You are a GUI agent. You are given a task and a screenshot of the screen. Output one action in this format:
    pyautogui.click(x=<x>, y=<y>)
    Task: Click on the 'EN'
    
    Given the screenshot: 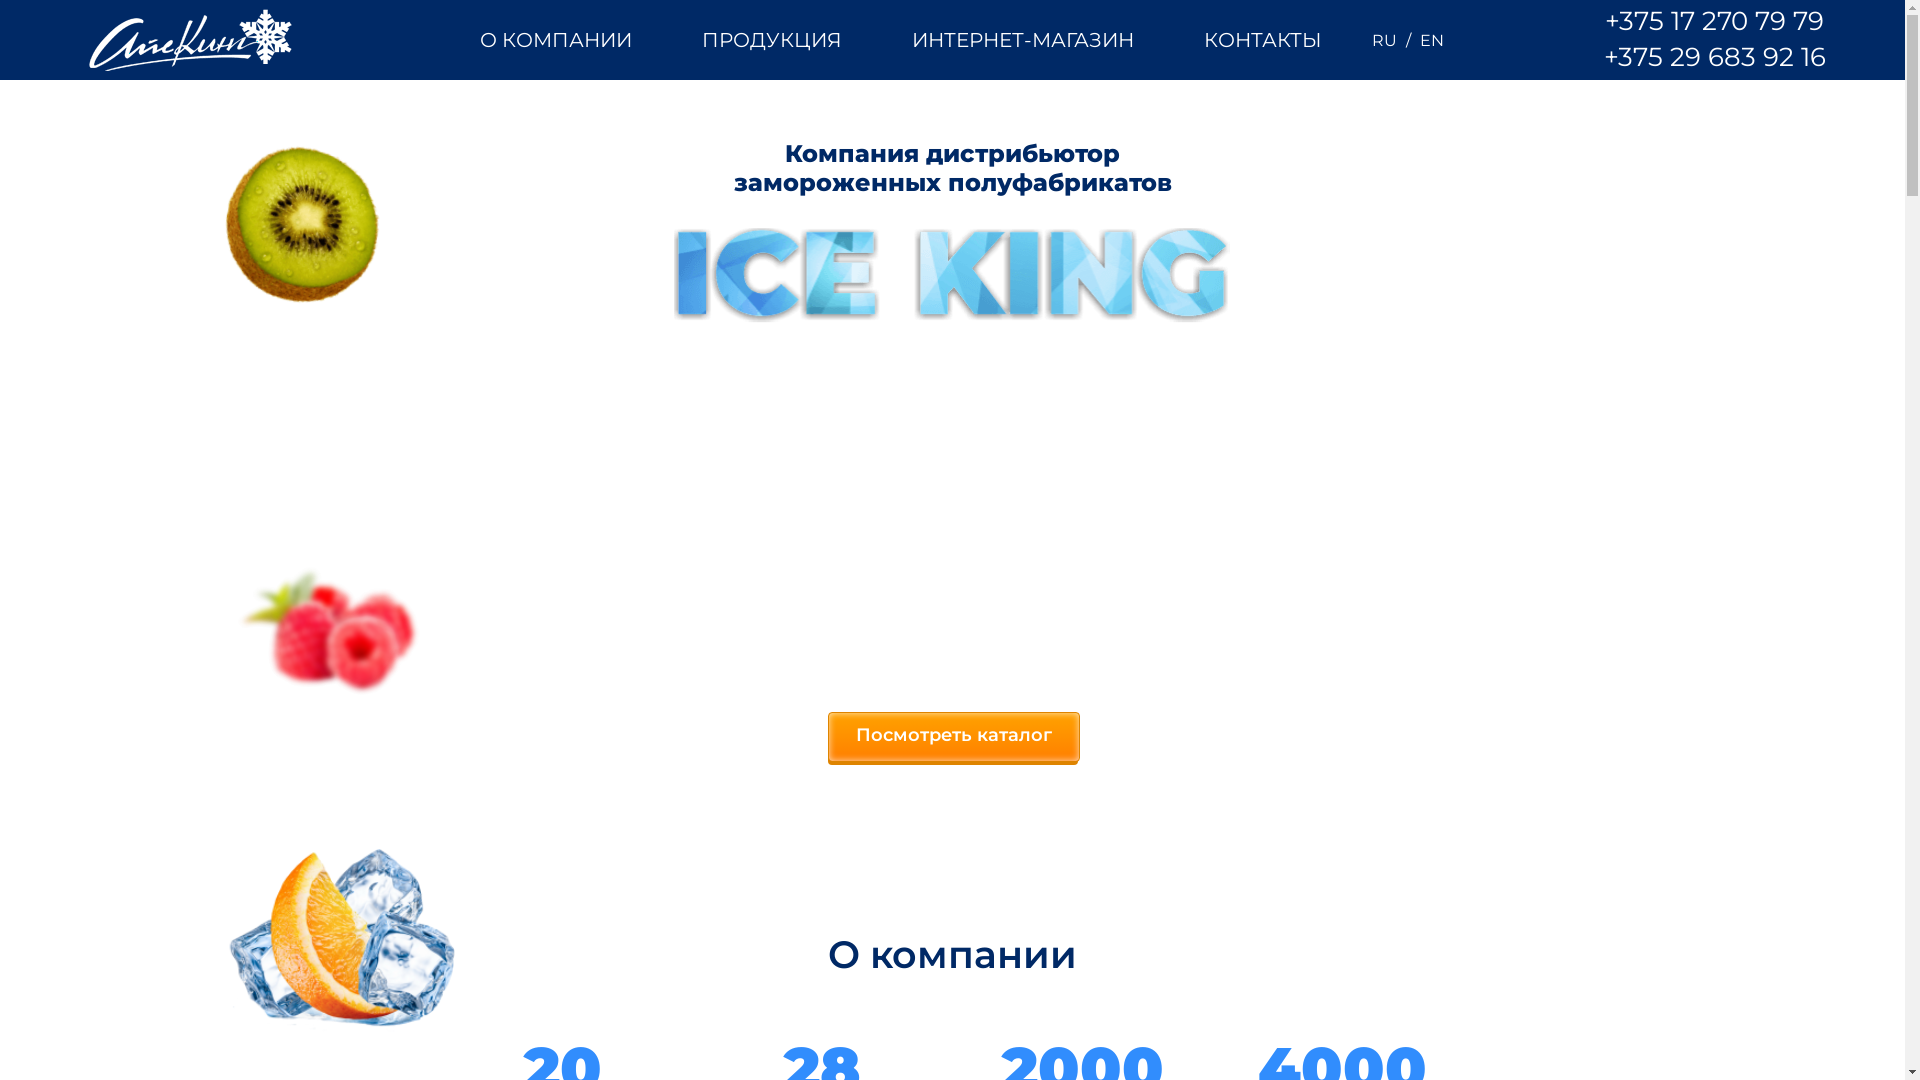 What is the action you would take?
    pyautogui.click(x=1430, y=39)
    